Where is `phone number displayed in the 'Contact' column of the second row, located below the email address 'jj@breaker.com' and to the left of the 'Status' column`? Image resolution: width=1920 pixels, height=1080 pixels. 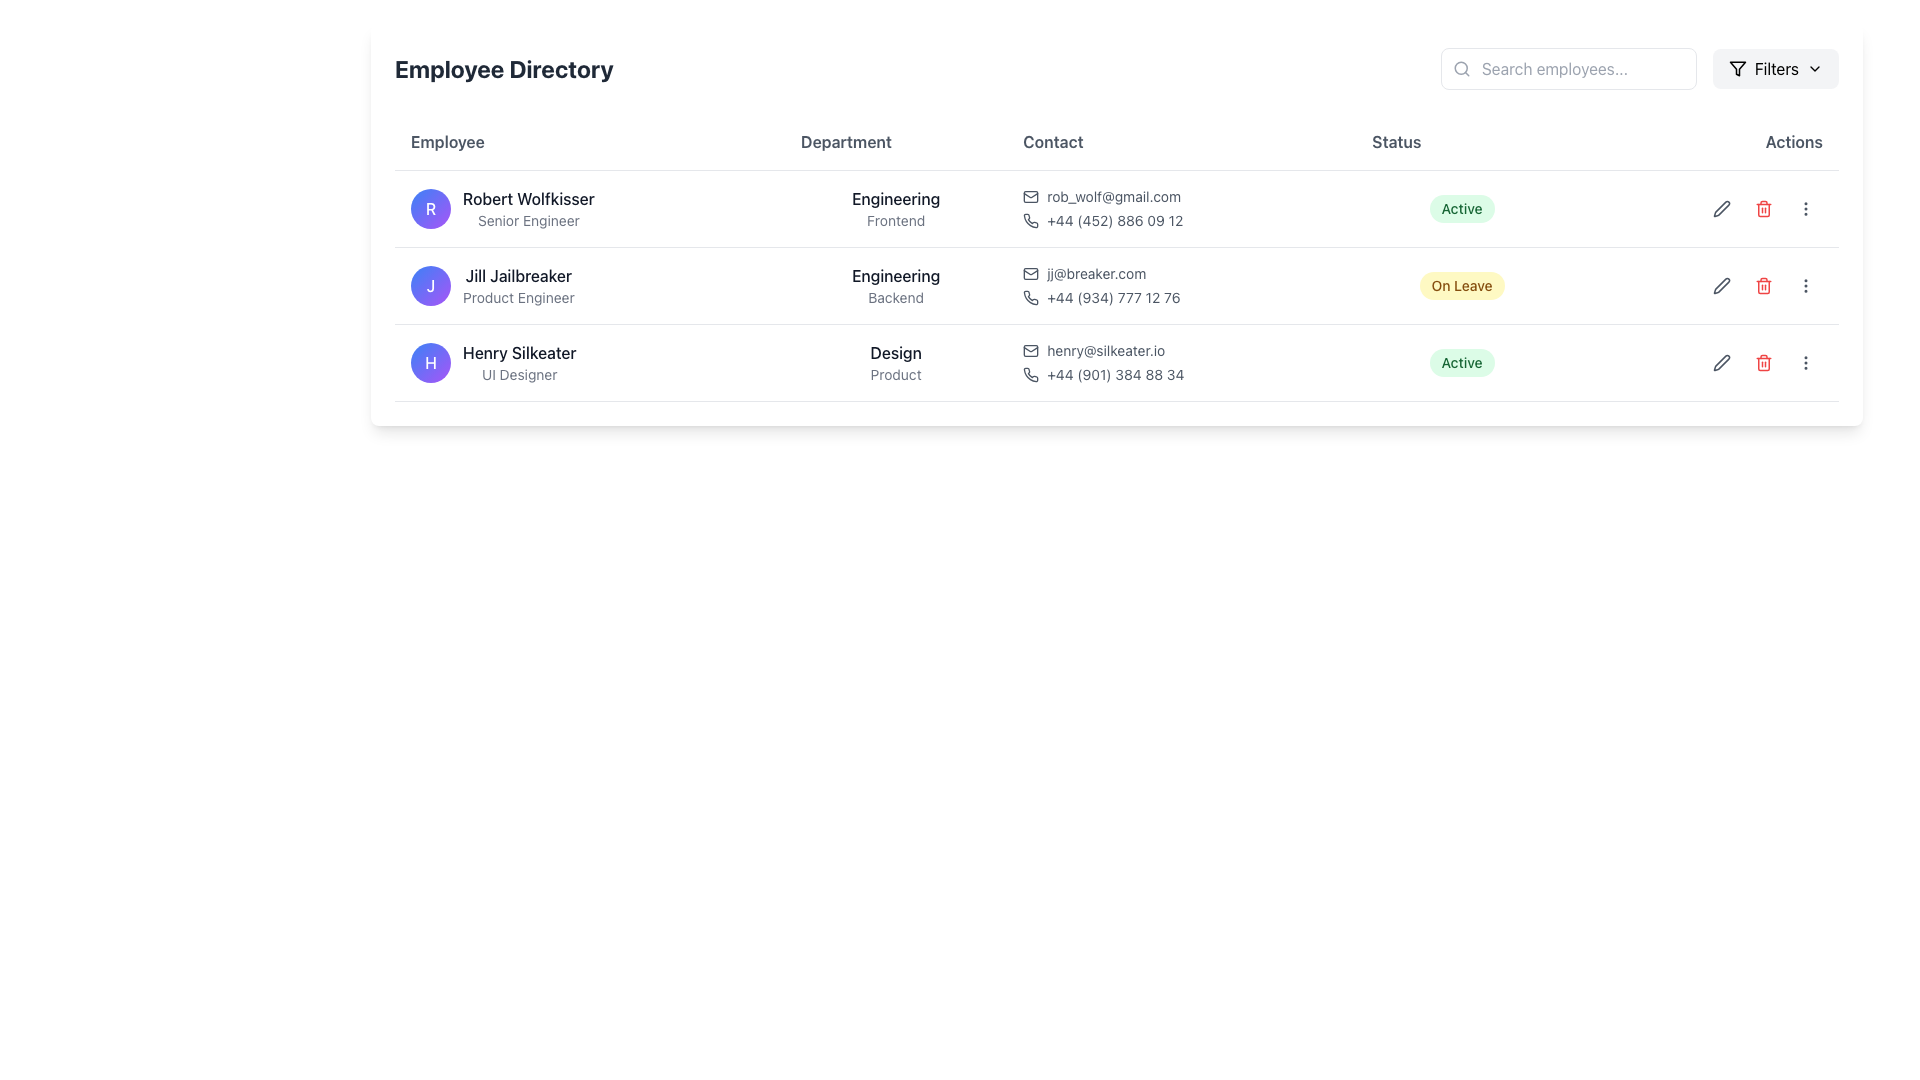 phone number displayed in the 'Contact' column of the second row, located below the email address 'jj@breaker.com' and to the left of the 'Status' column is located at coordinates (1181, 297).